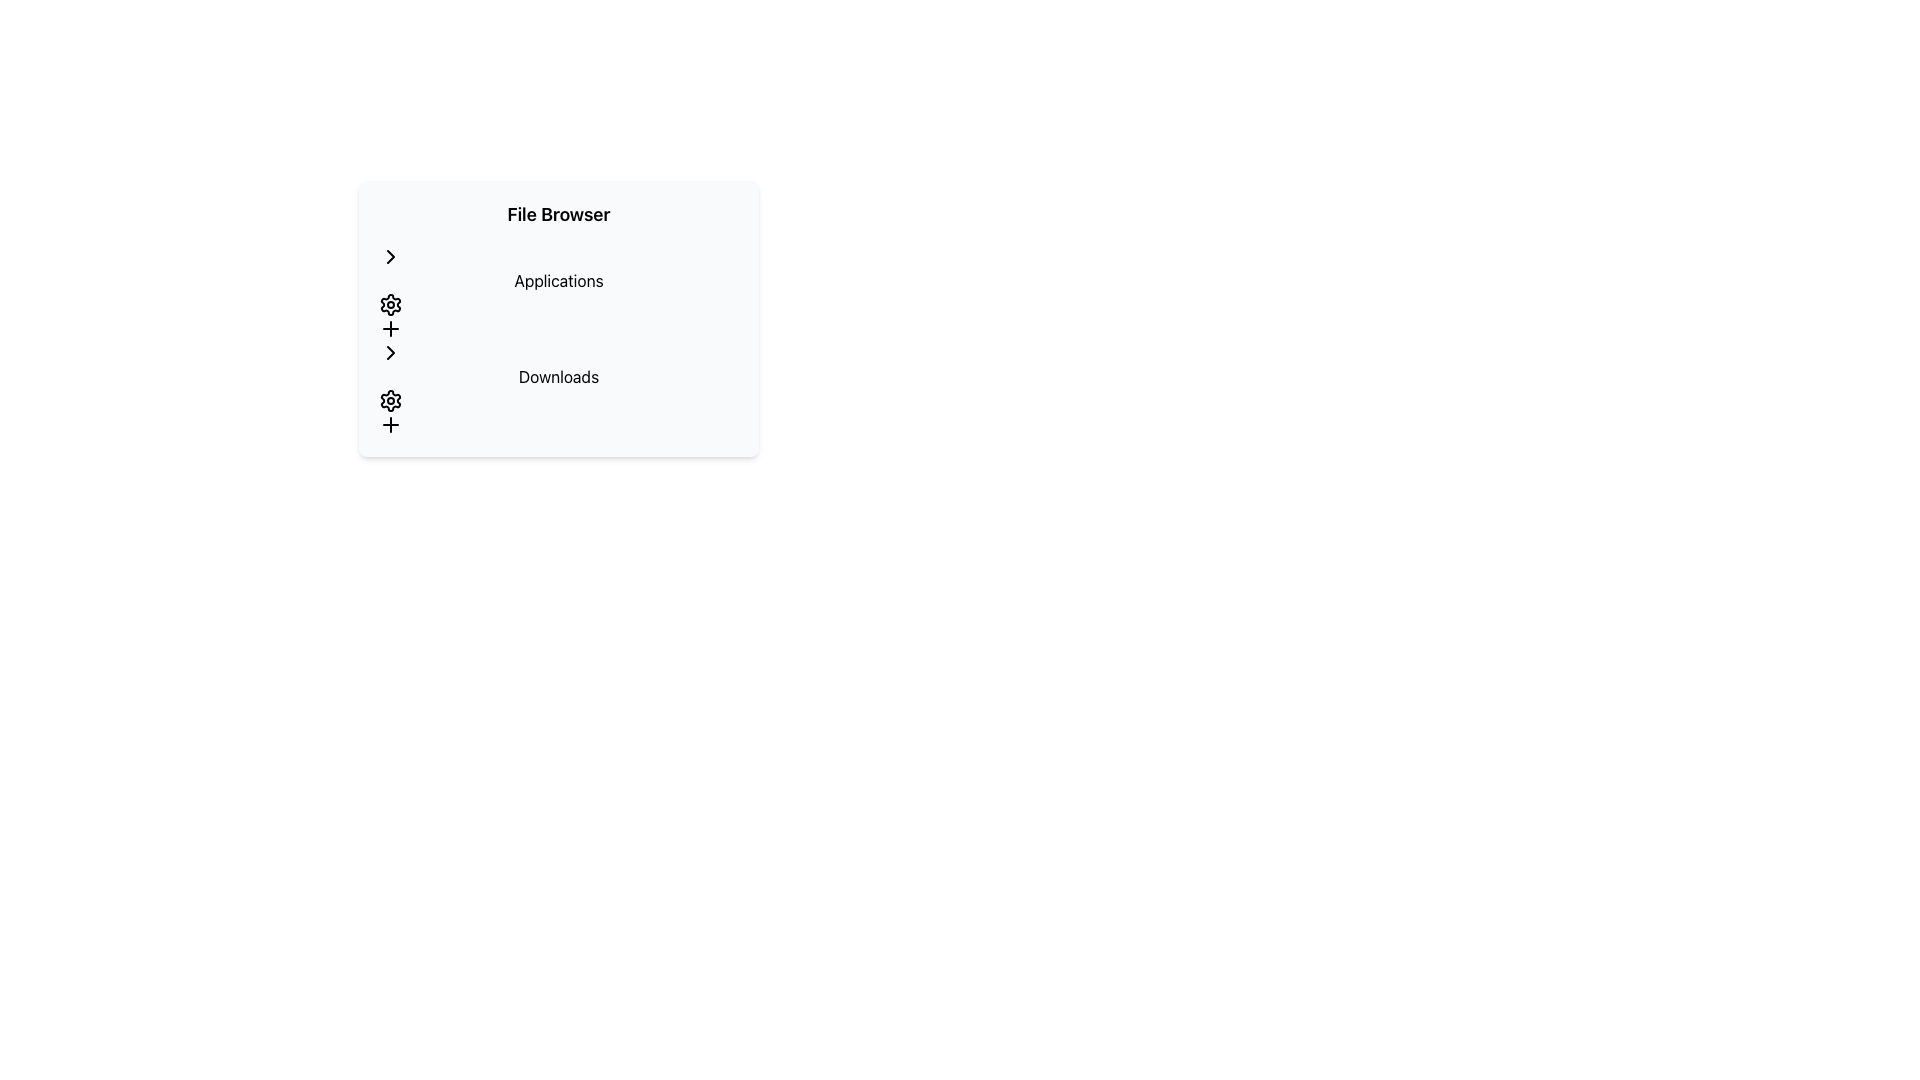 The height and width of the screenshot is (1080, 1920). I want to click on the third icon in the vertical stack, positioned below the gear icon and another plus icon, so click(390, 423).